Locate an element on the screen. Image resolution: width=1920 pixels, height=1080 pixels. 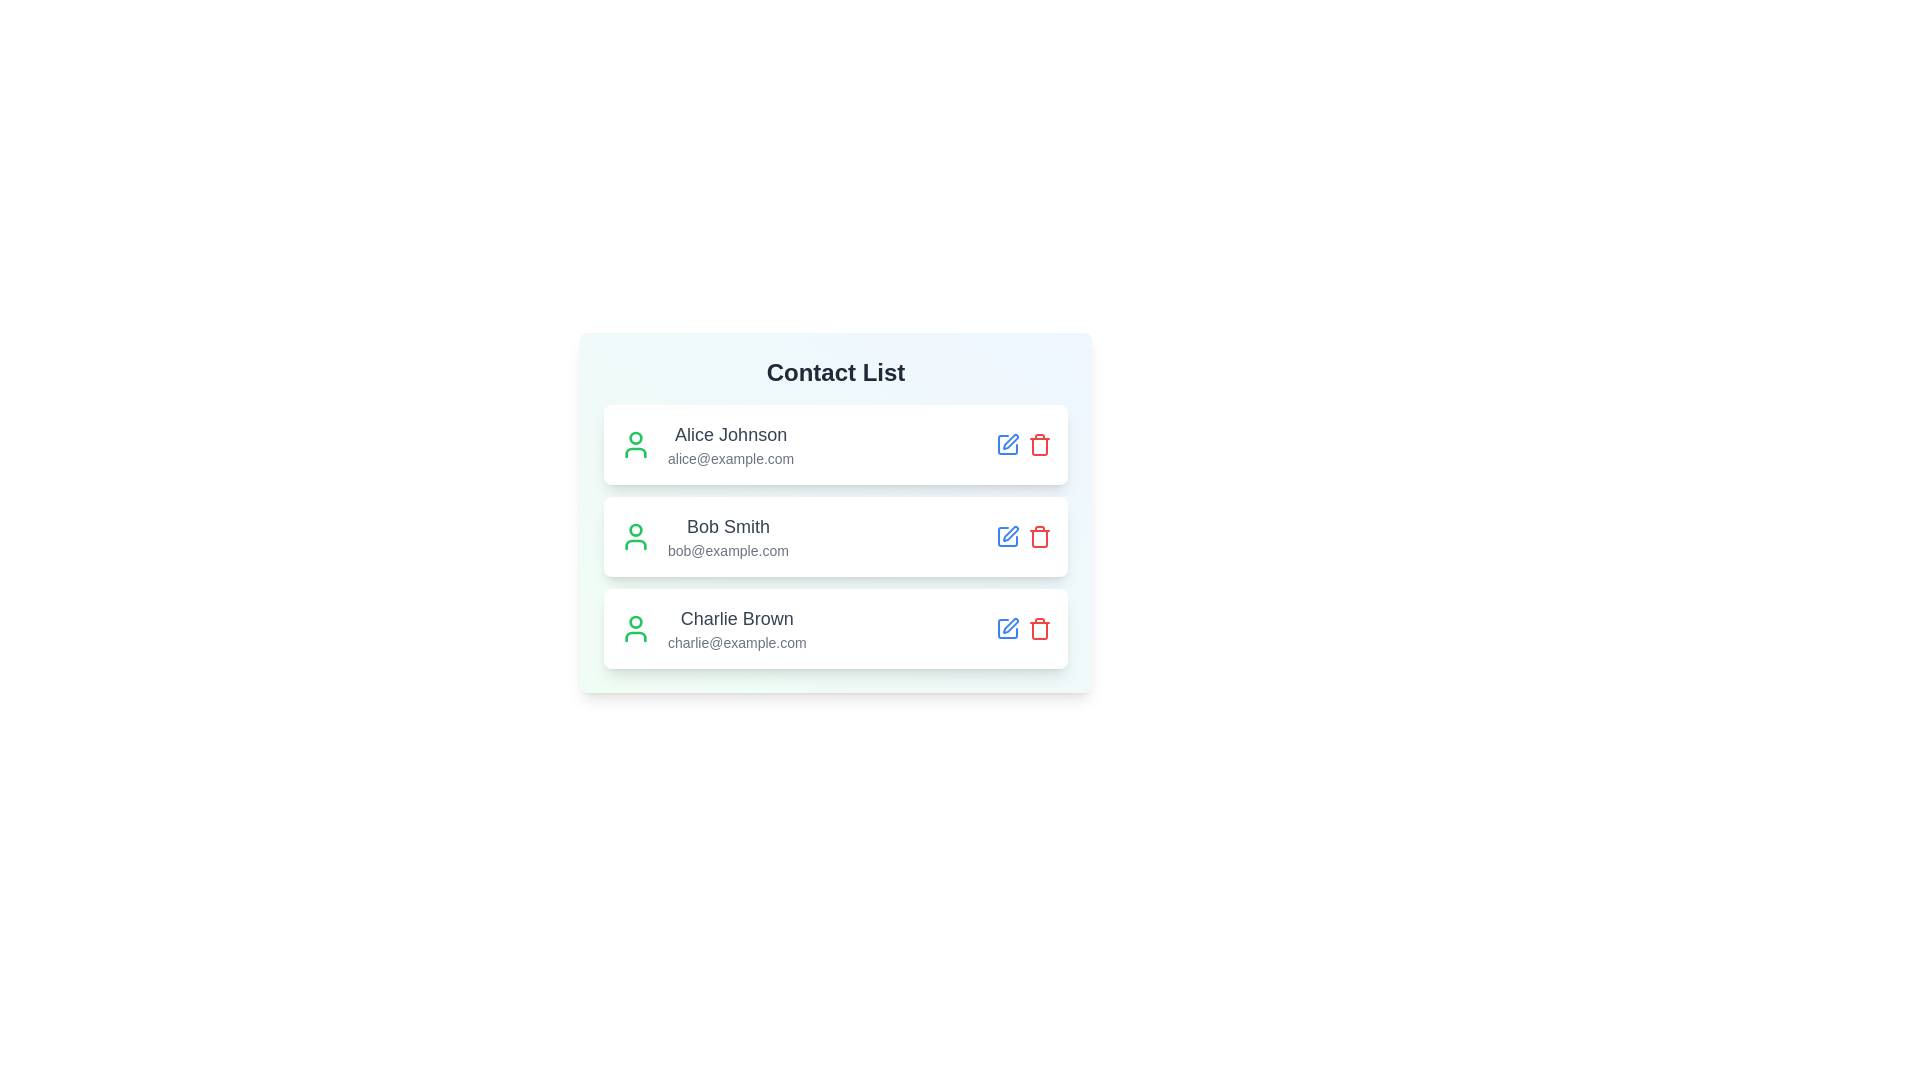
edit button for the contact Alice Johnson is located at coordinates (1008, 443).